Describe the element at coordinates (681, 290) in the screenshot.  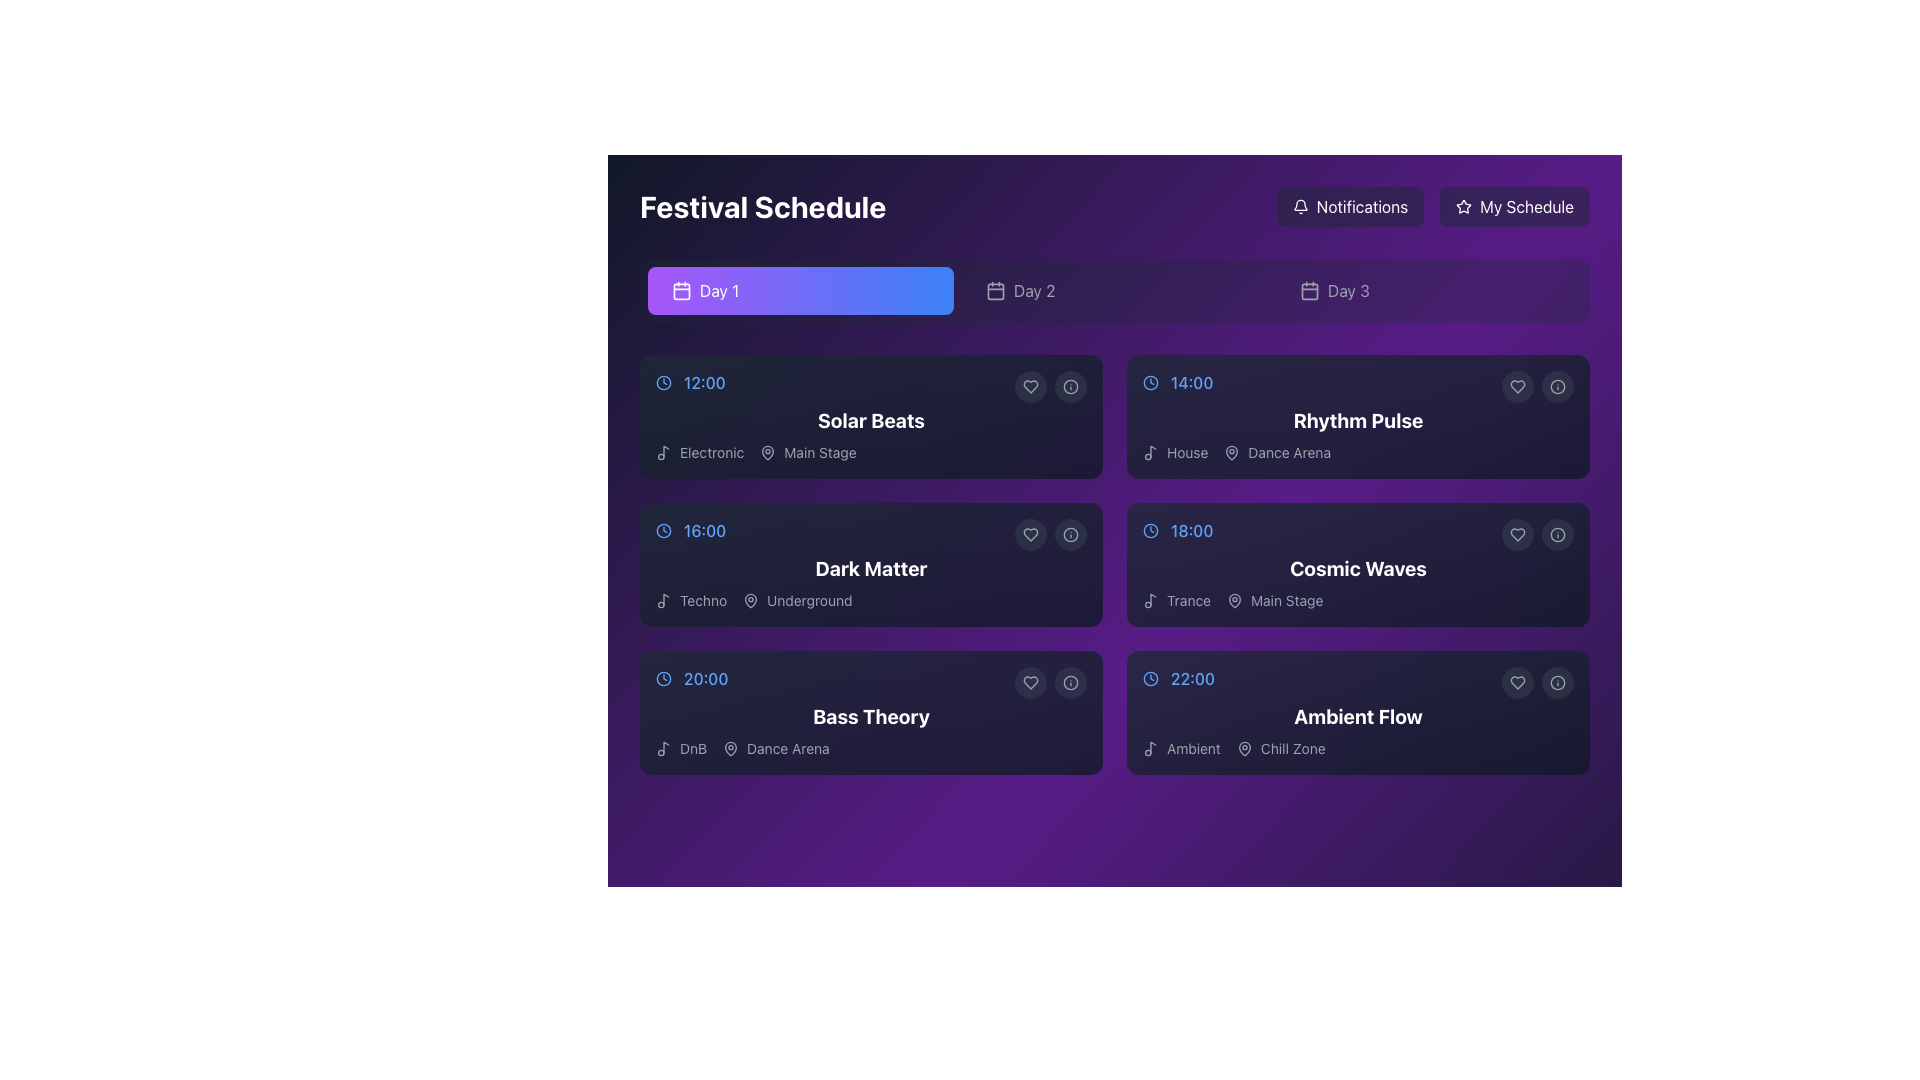
I see `the calendar icon located inside the purple gradient 'Day 1' button, positioned to the left of the text 'Day 1'` at that location.